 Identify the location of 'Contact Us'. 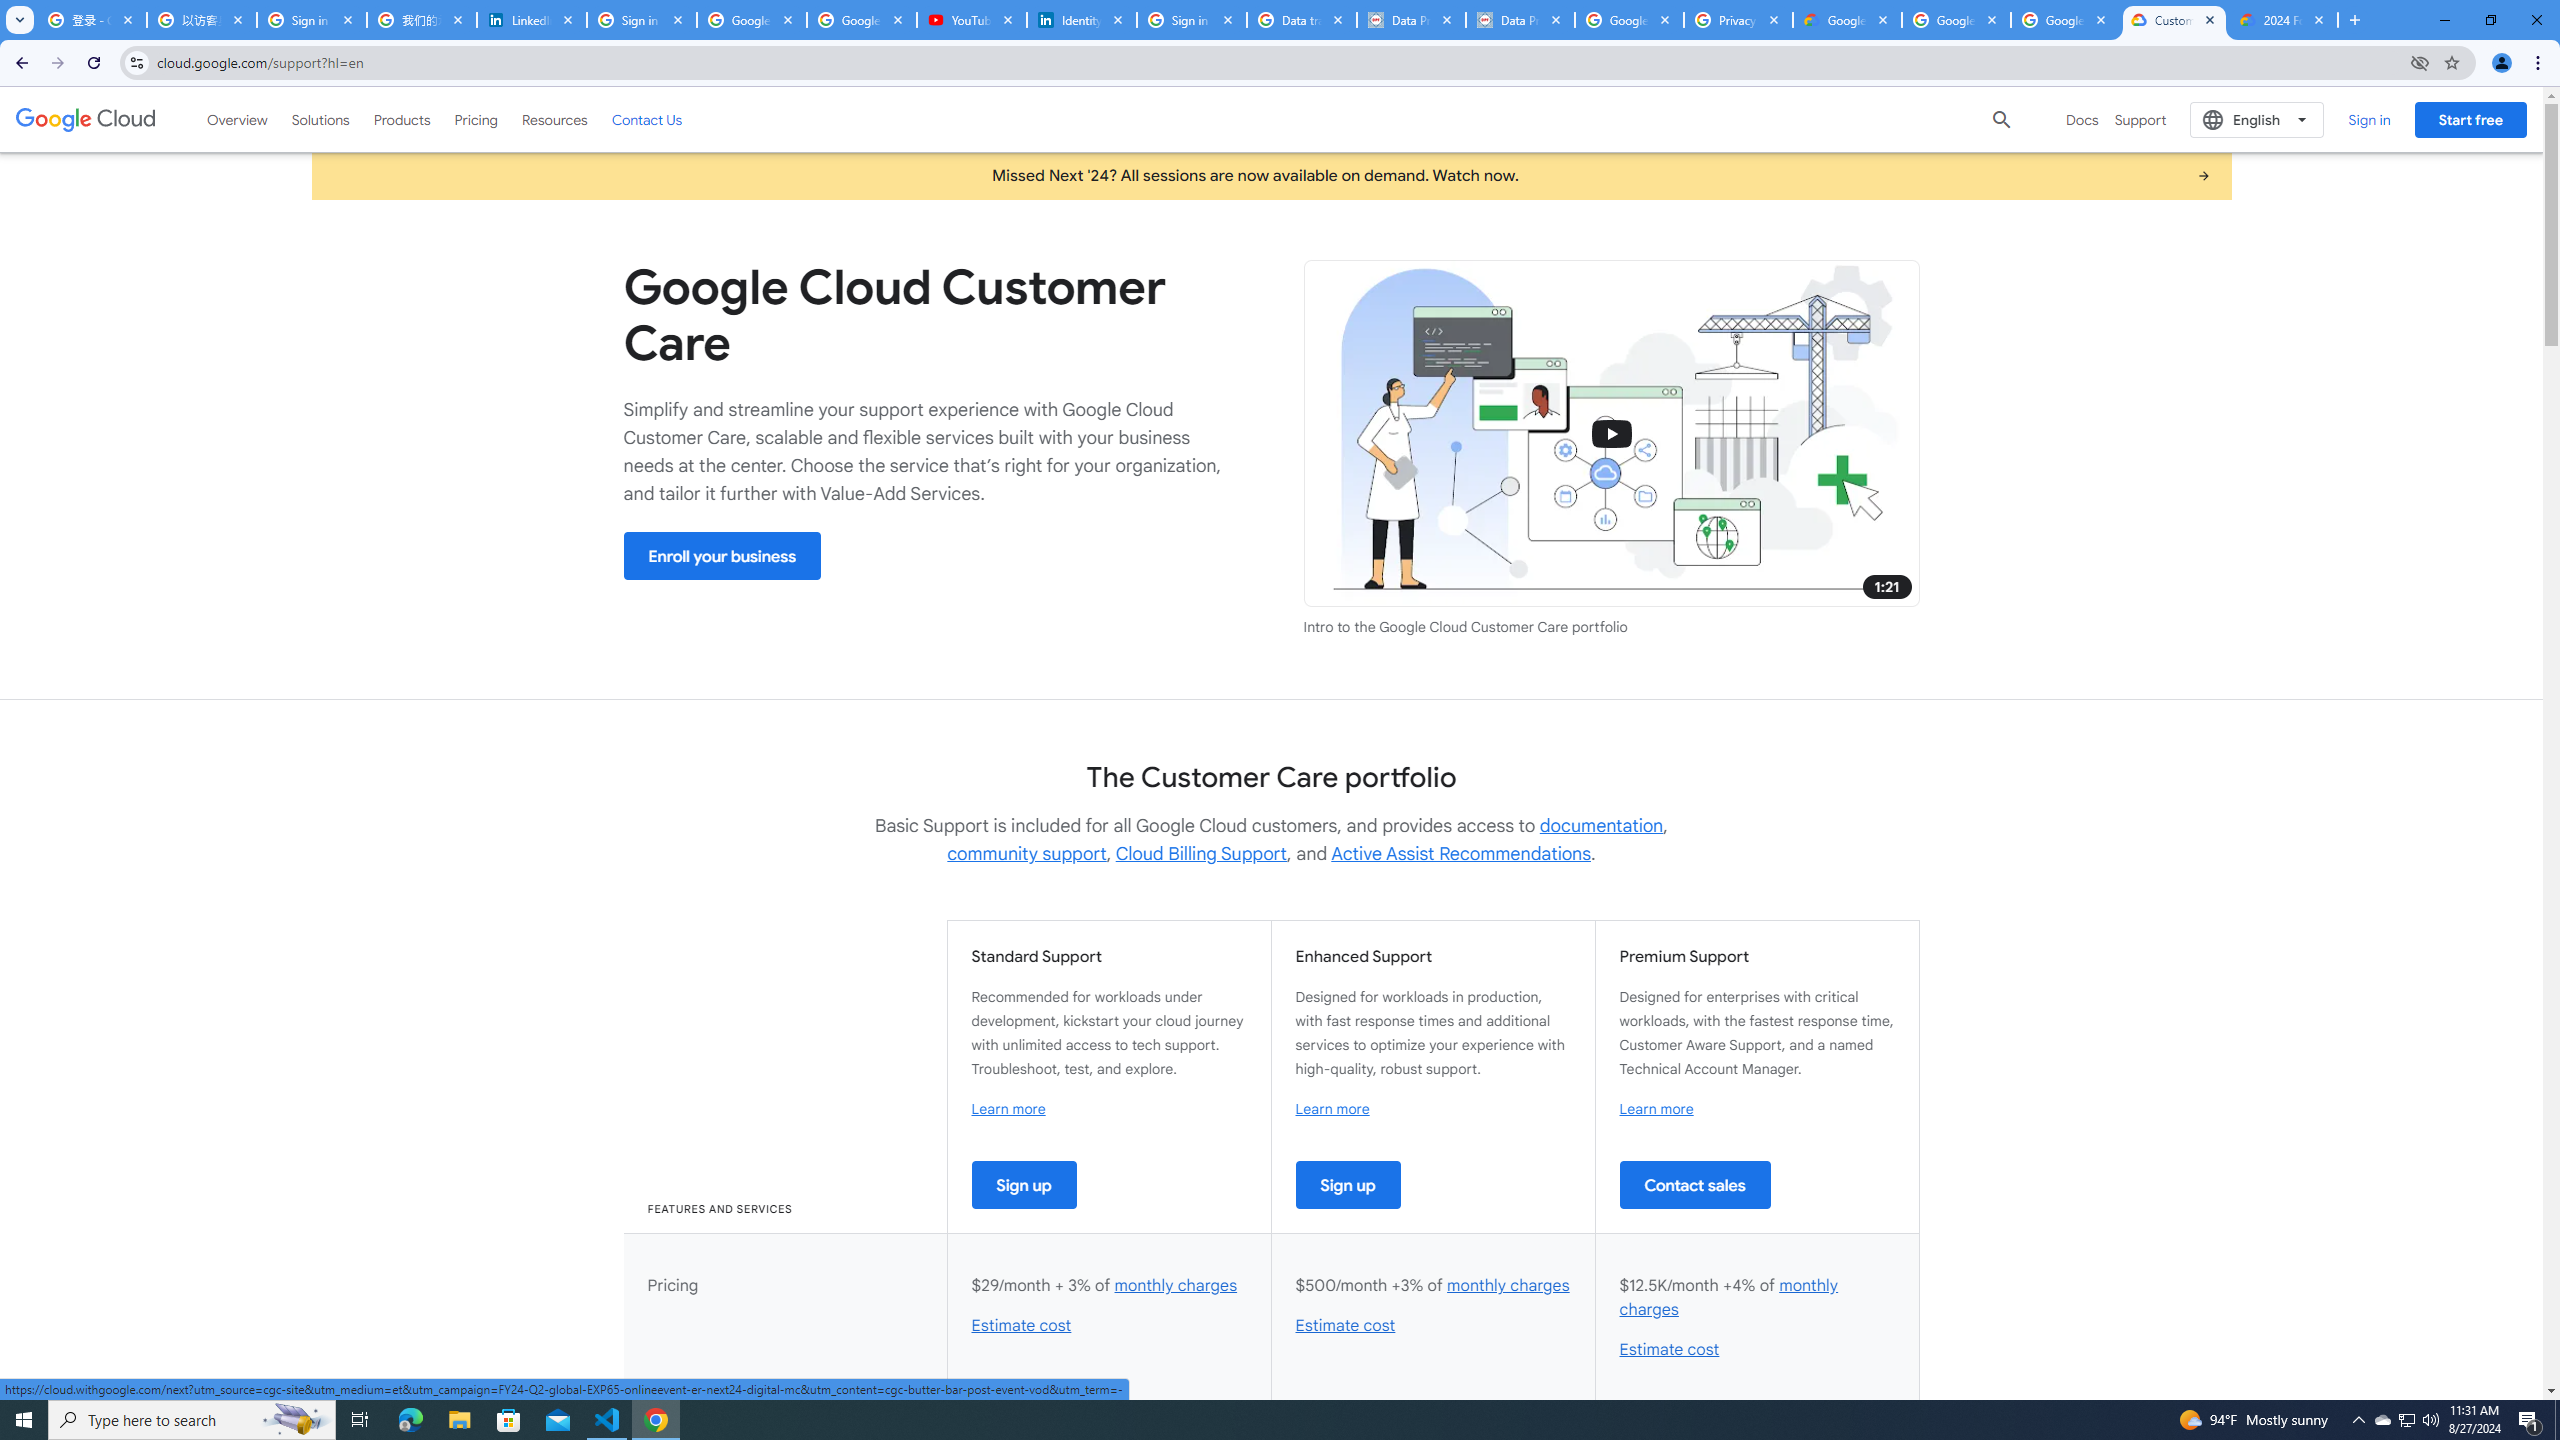
(647, 119).